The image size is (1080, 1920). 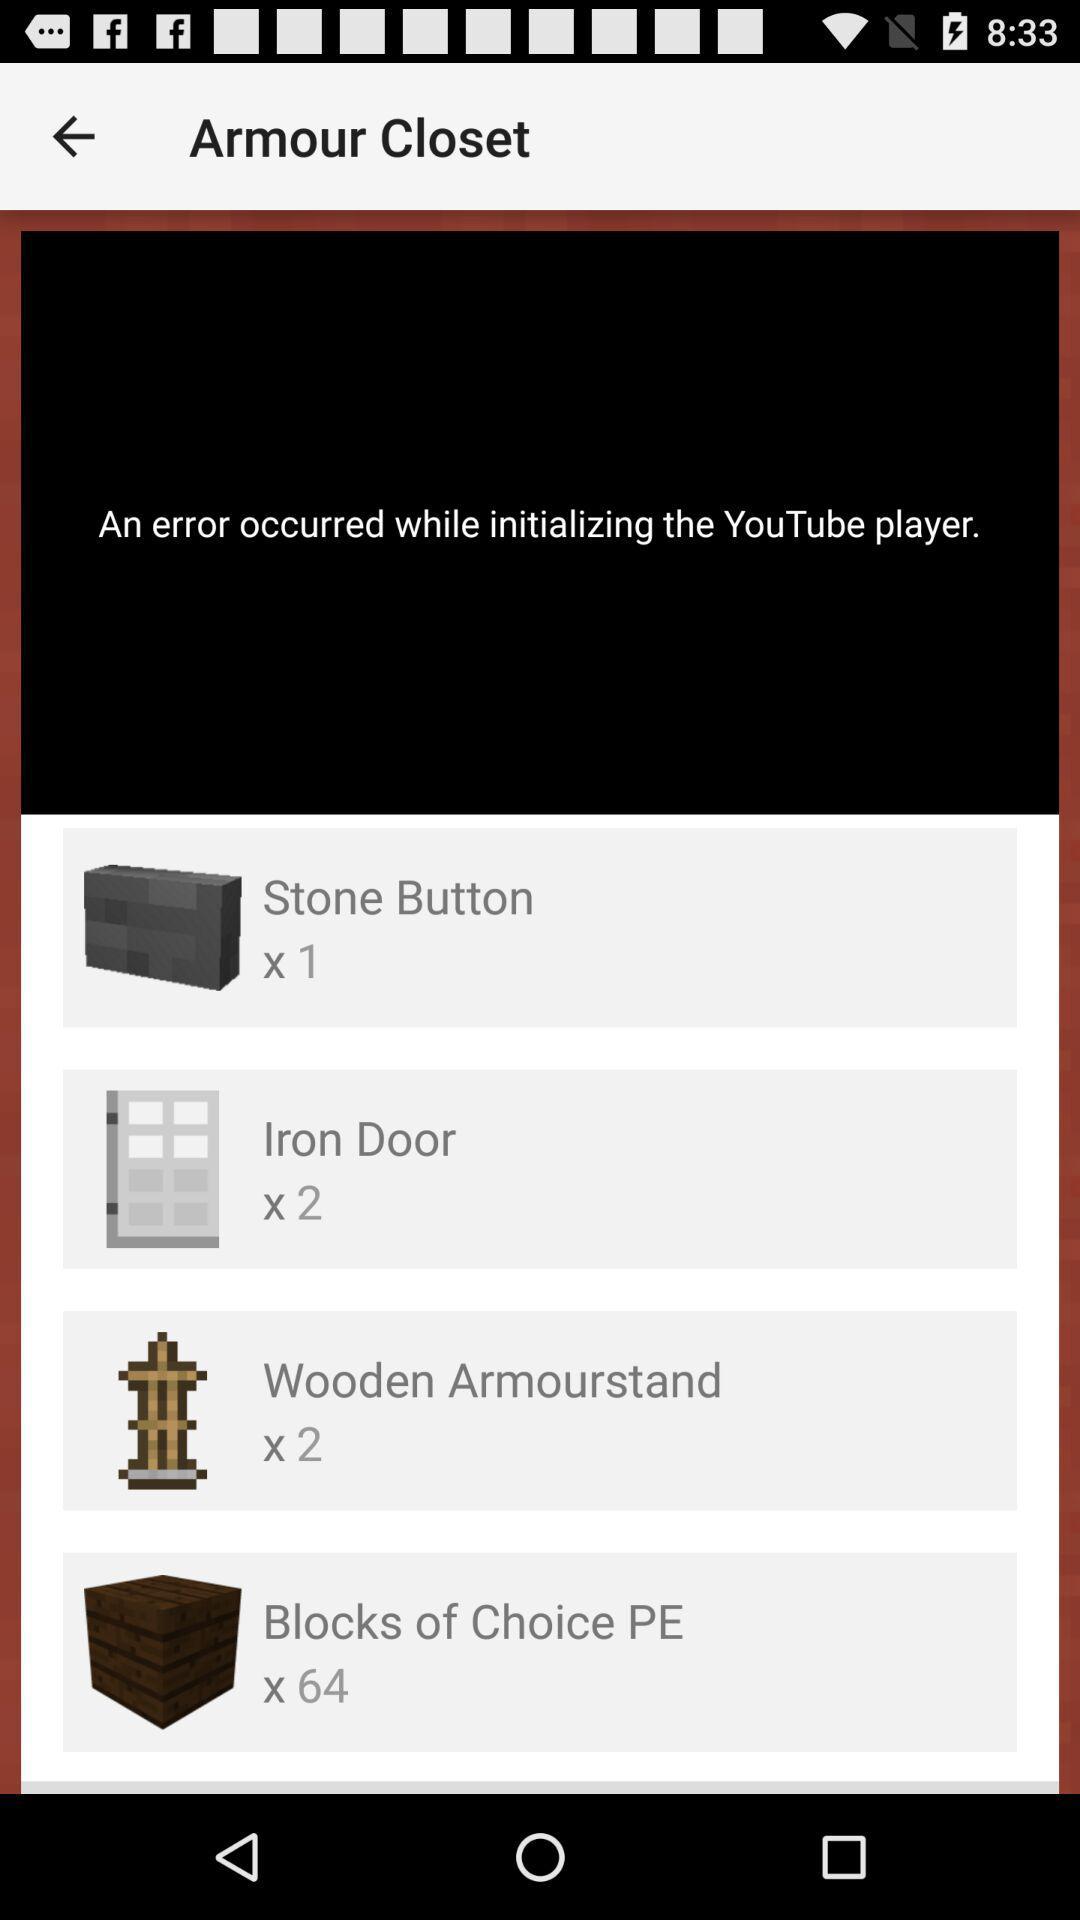 What do you see at coordinates (161, 1652) in the screenshot?
I see `icon left to the text blocks of choice pe` at bounding box center [161, 1652].